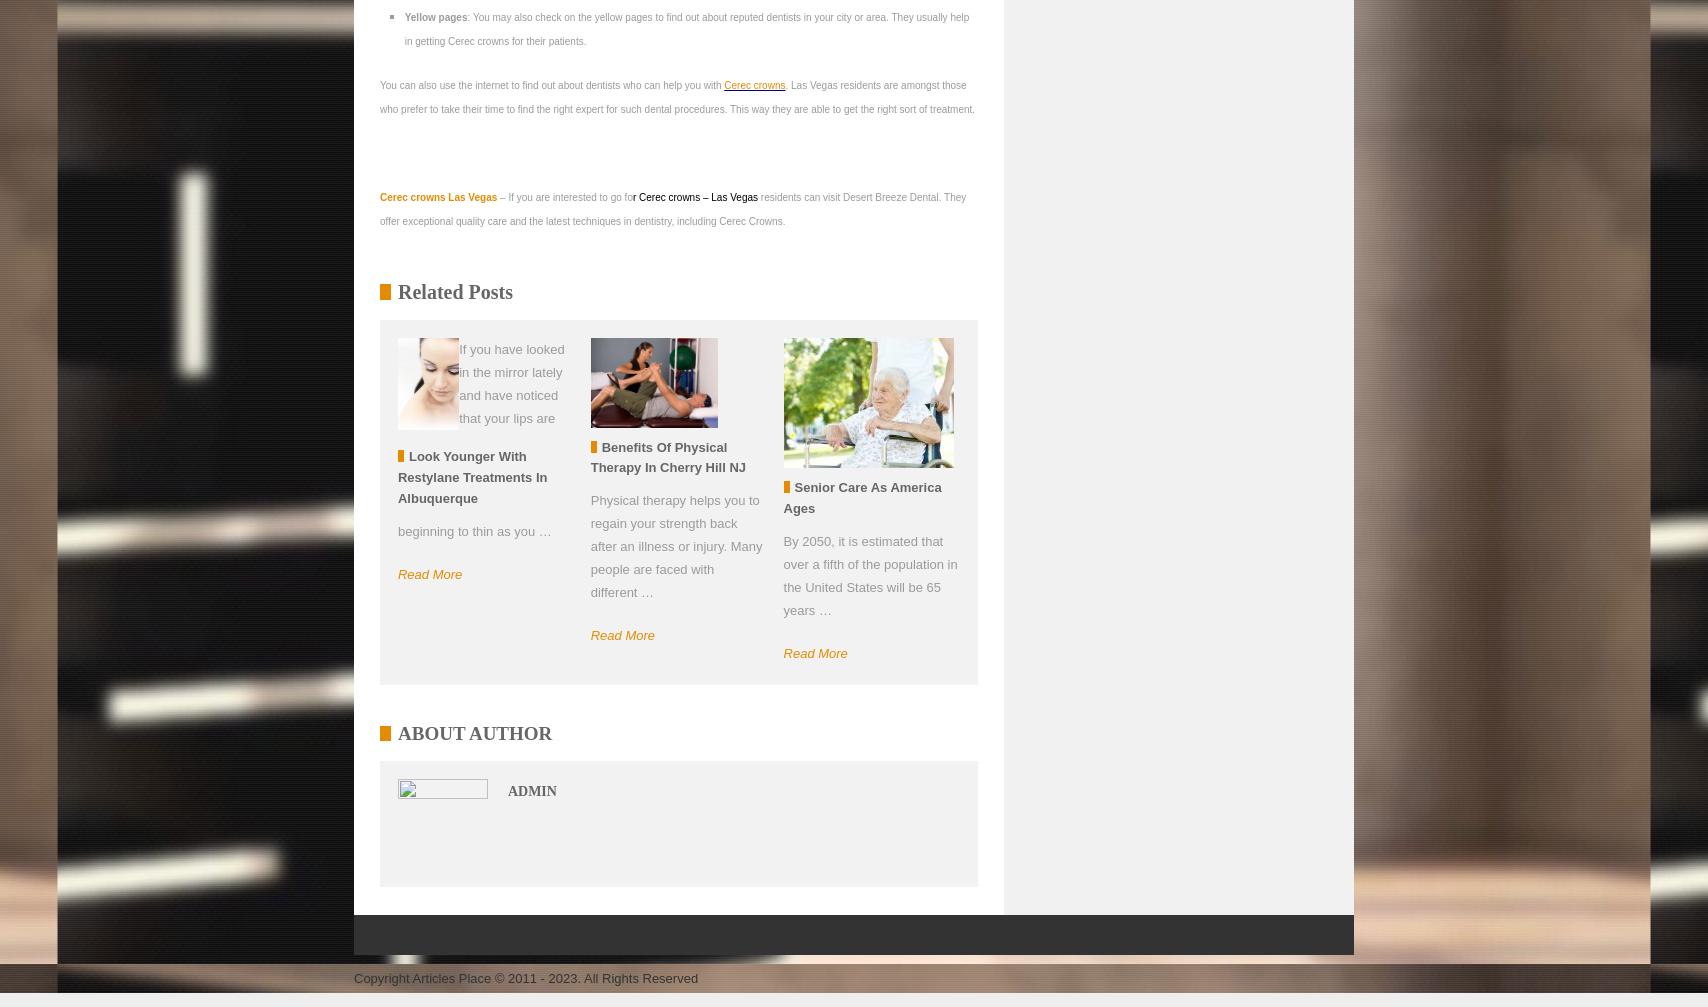 This screenshot has width=1708, height=1007. Describe the element at coordinates (380, 197) in the screenshot. I see `'Cerec crowns Las Vegas'` at that location.